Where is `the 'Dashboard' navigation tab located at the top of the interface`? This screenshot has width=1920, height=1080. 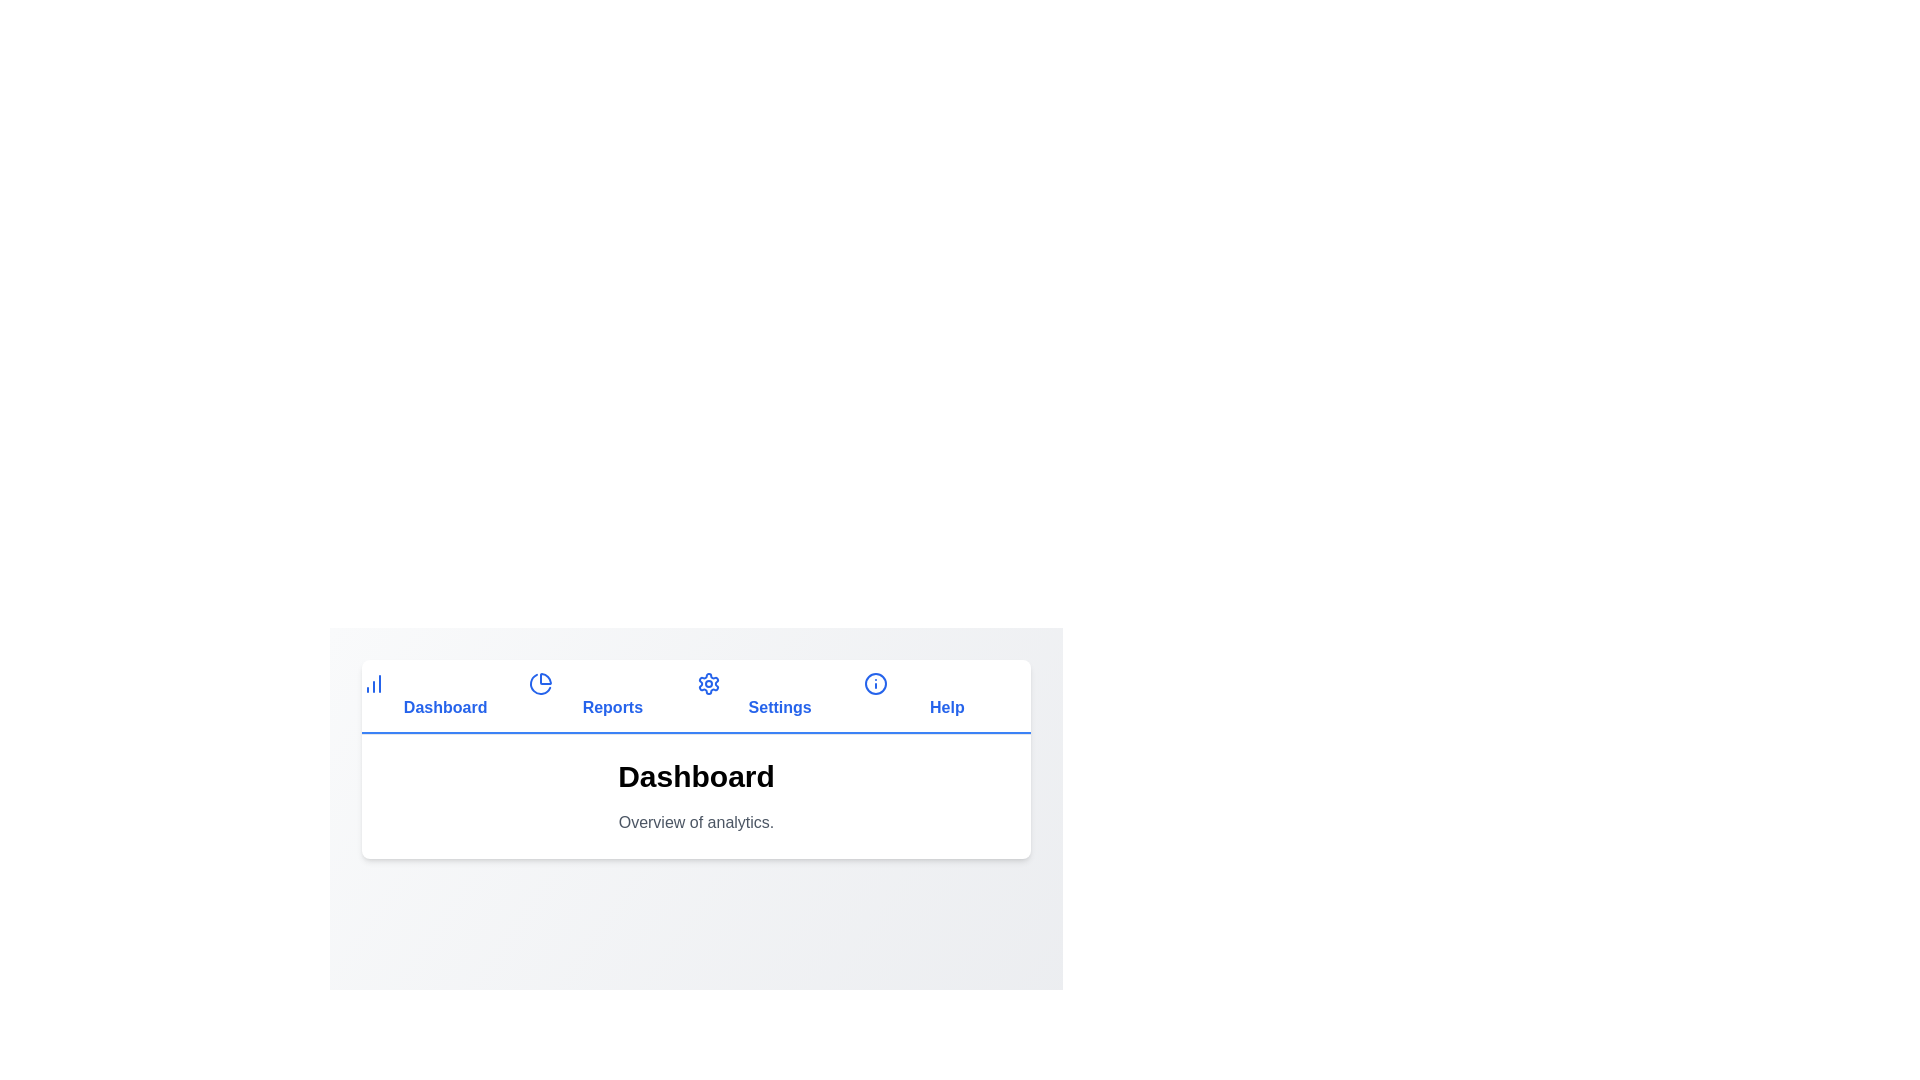 the 'Dashboard' navigation tab located at the top of the interface is located at coordinates (444, 696).